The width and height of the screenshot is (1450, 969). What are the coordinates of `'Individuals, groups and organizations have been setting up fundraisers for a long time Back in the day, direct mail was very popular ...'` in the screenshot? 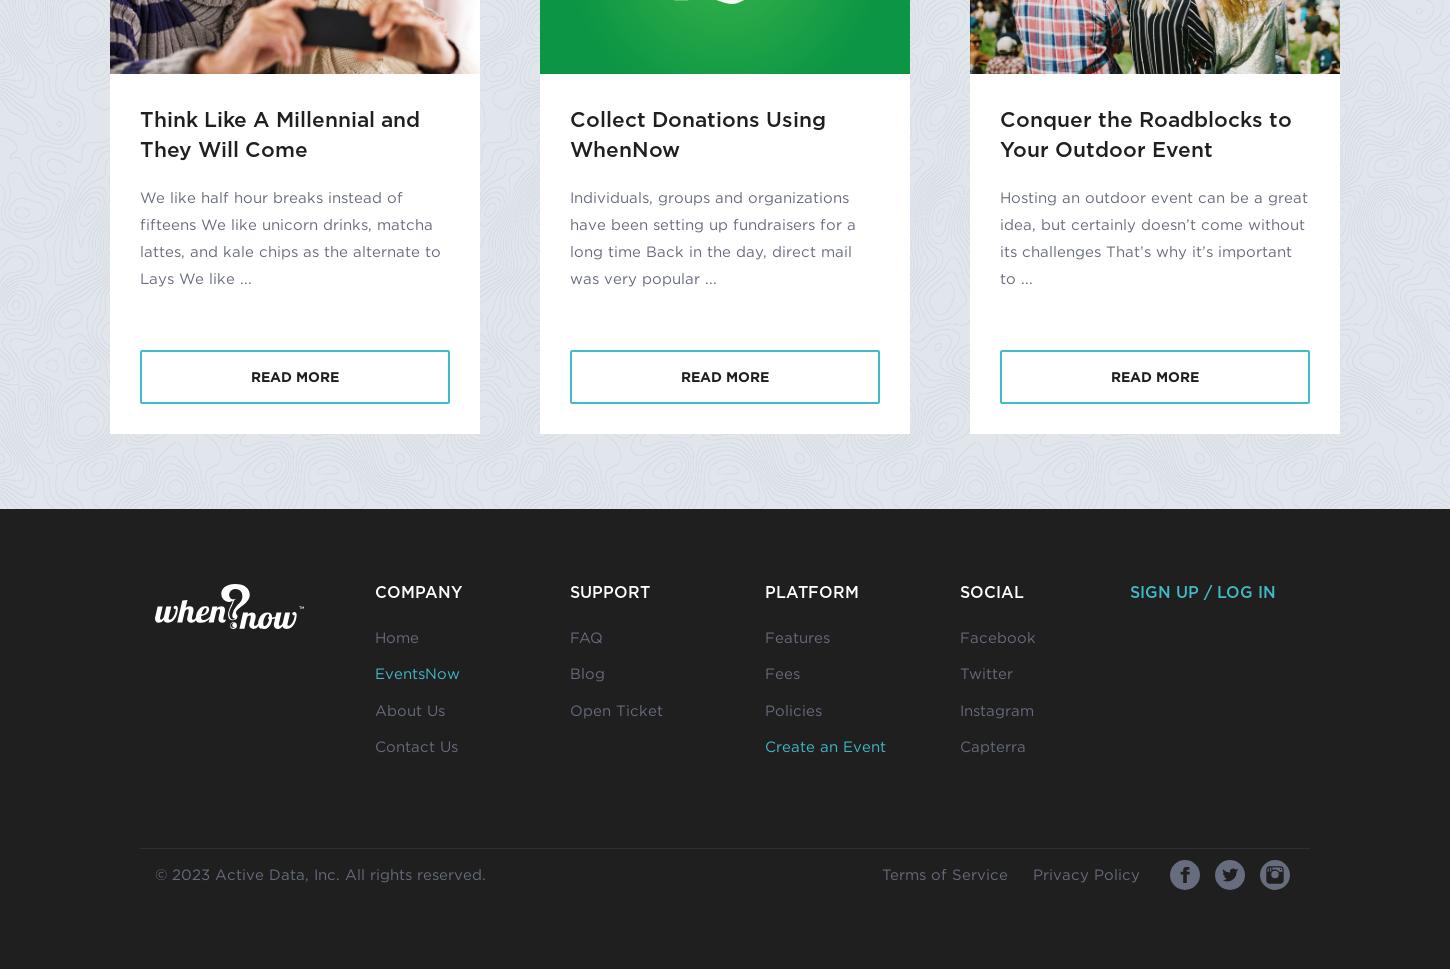 It's located at (711, 236).